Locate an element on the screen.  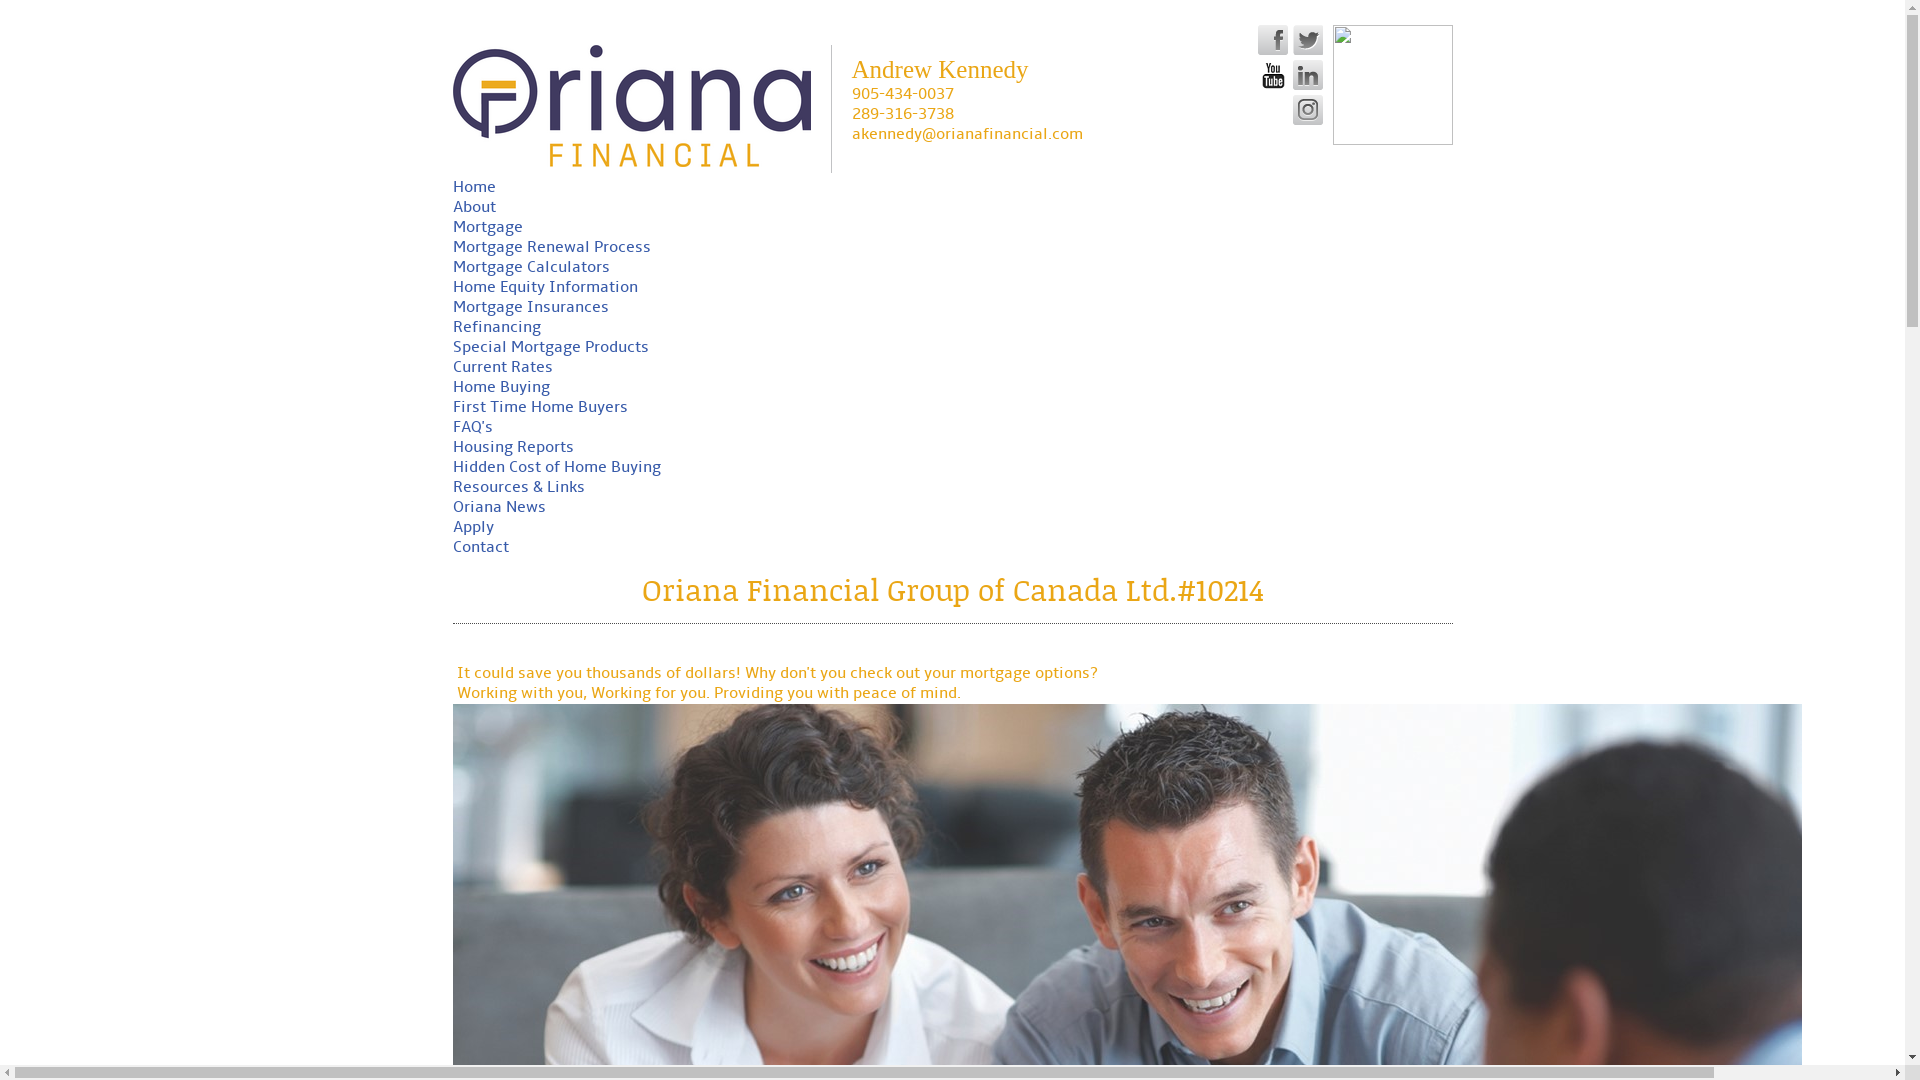
'Housing Reports' is located at coordinates (512, 446).